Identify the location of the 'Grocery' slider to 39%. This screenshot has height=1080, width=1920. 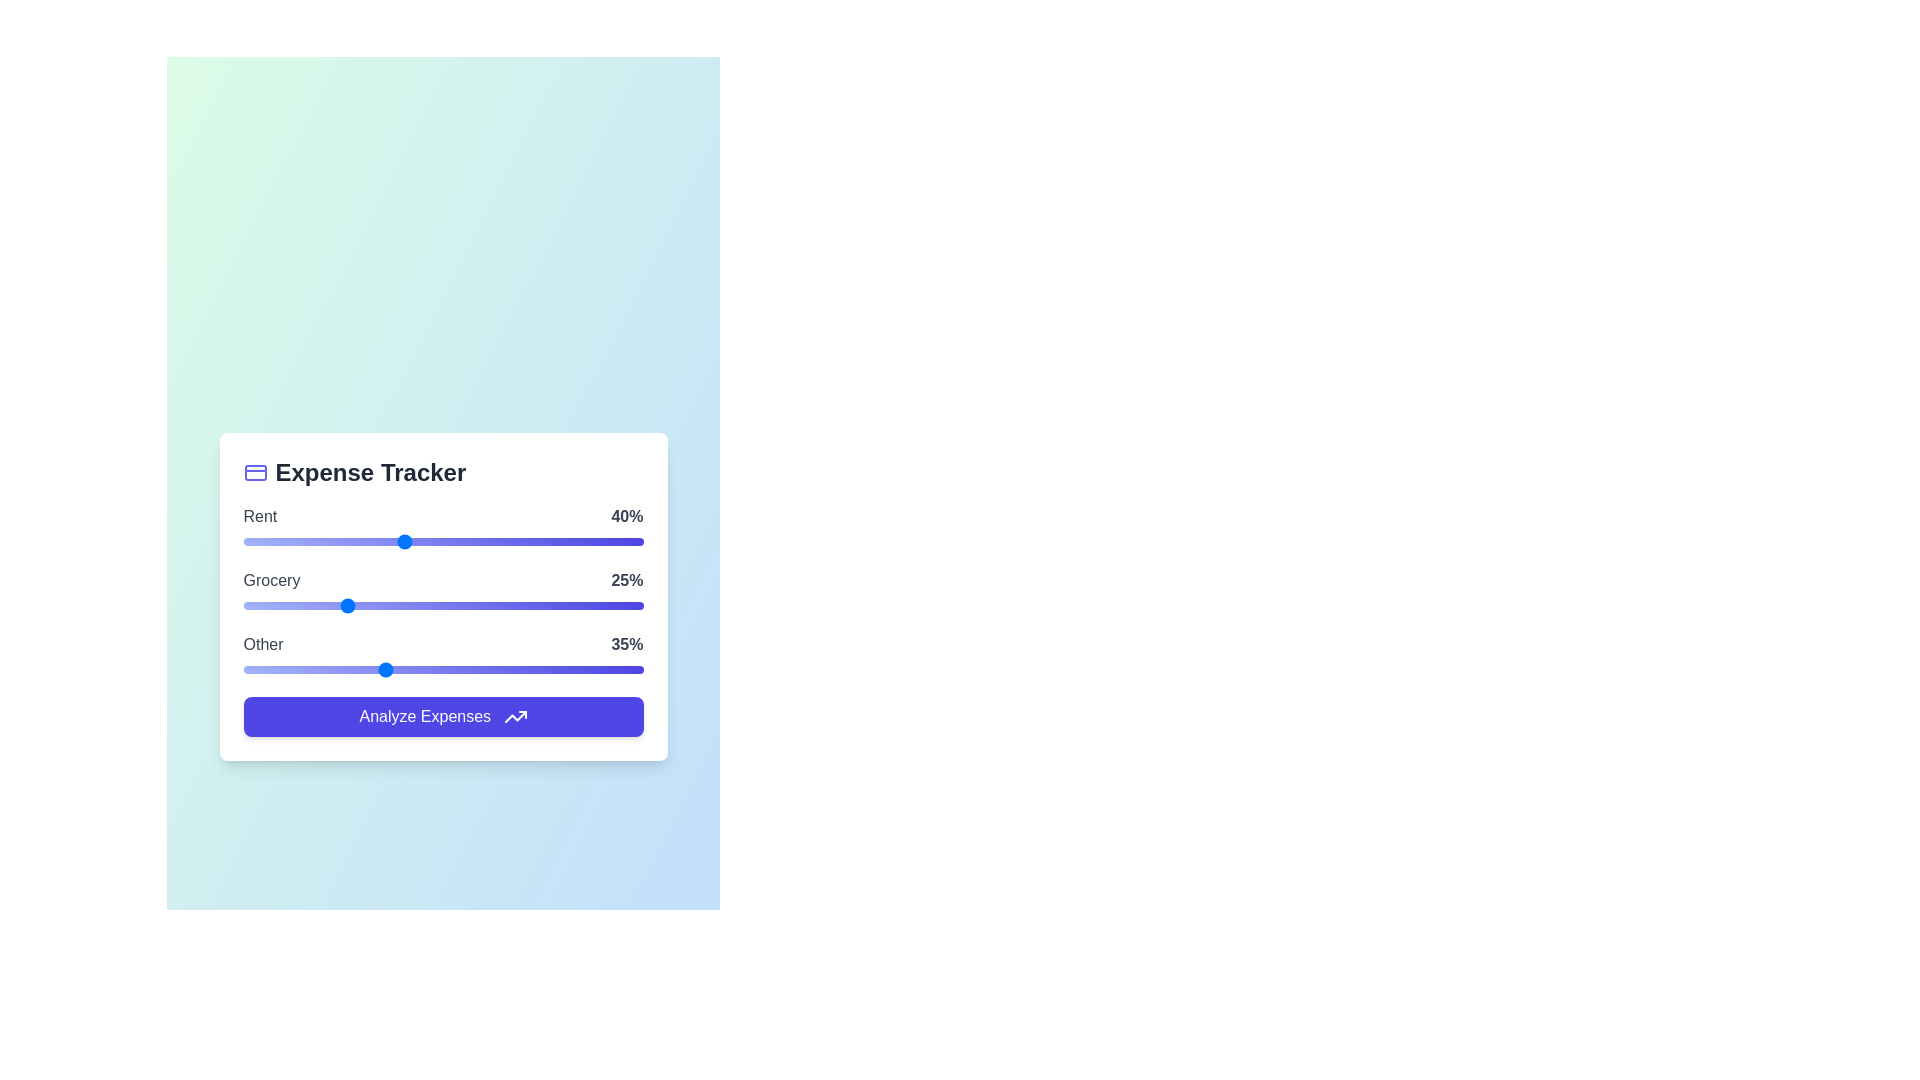
(399, 604).